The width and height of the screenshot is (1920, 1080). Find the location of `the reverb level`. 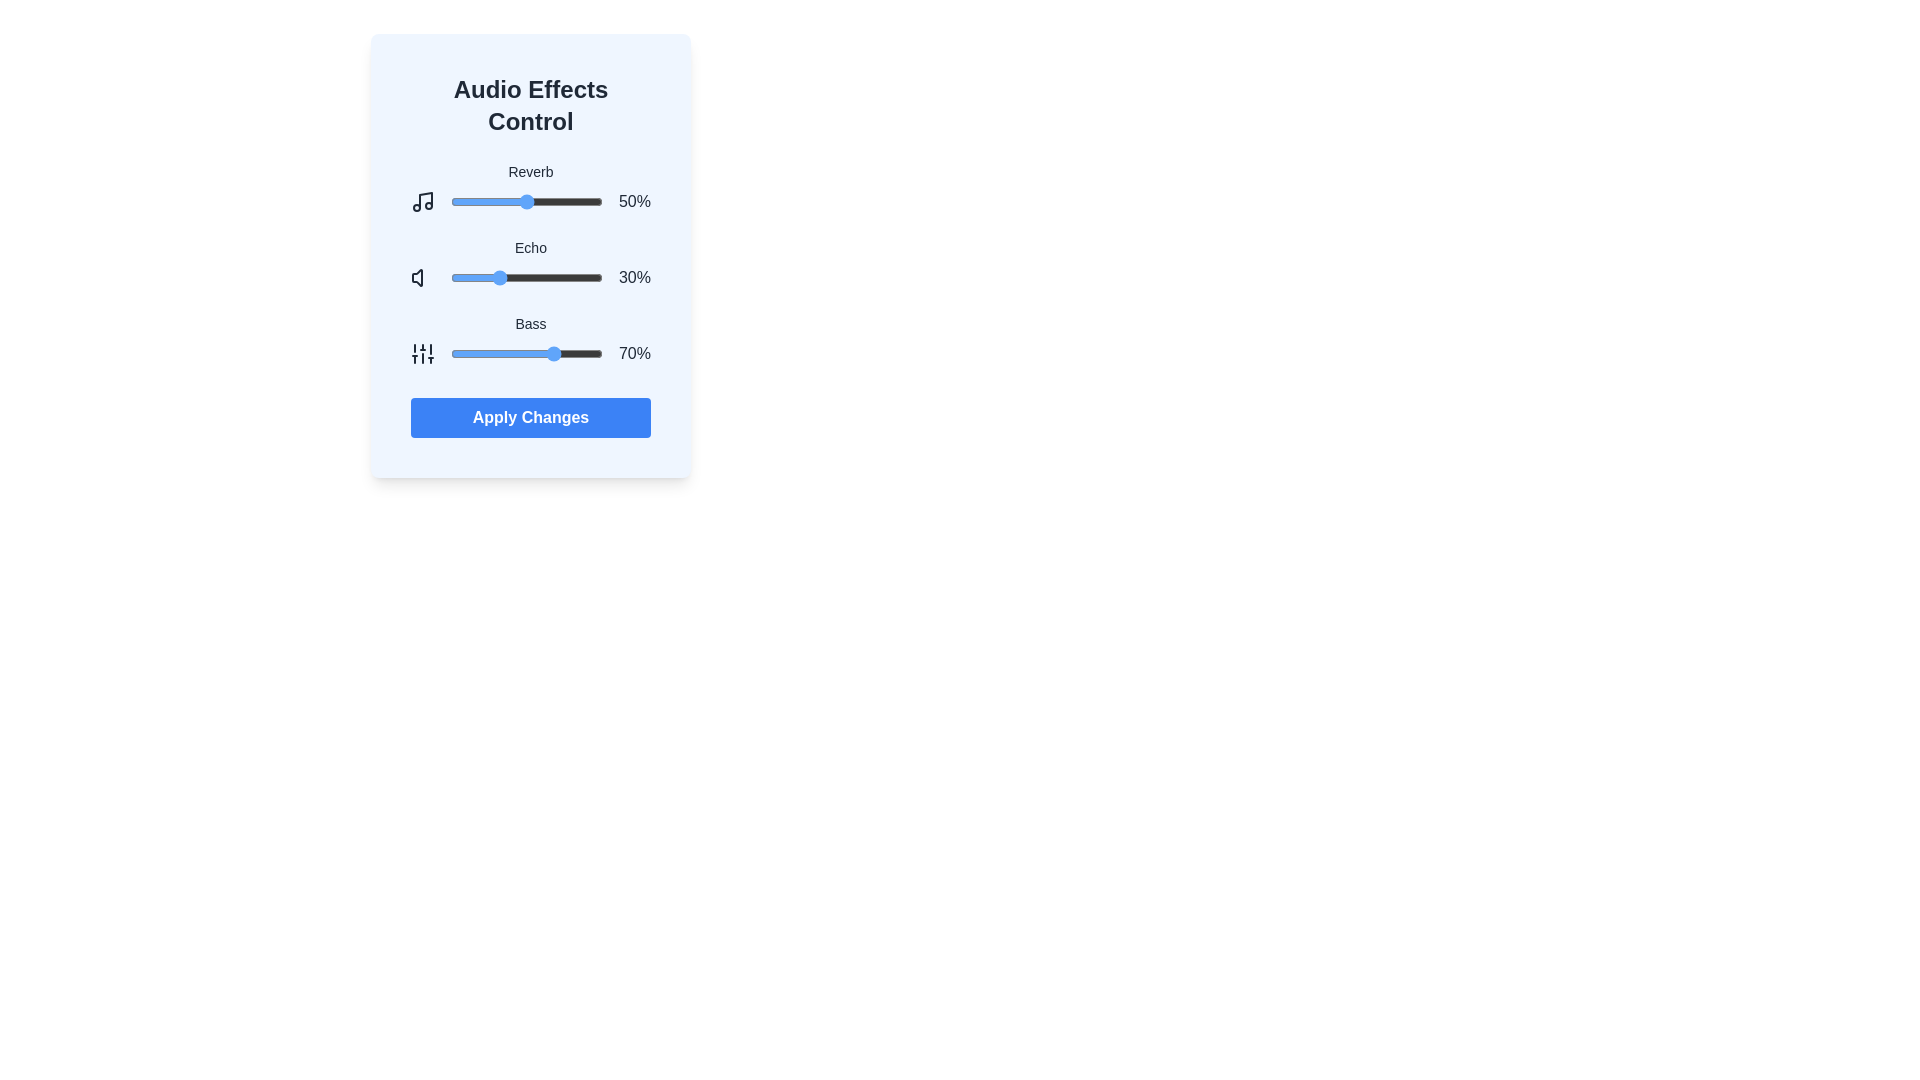

the reverb level is located at coordinates (522, 201).